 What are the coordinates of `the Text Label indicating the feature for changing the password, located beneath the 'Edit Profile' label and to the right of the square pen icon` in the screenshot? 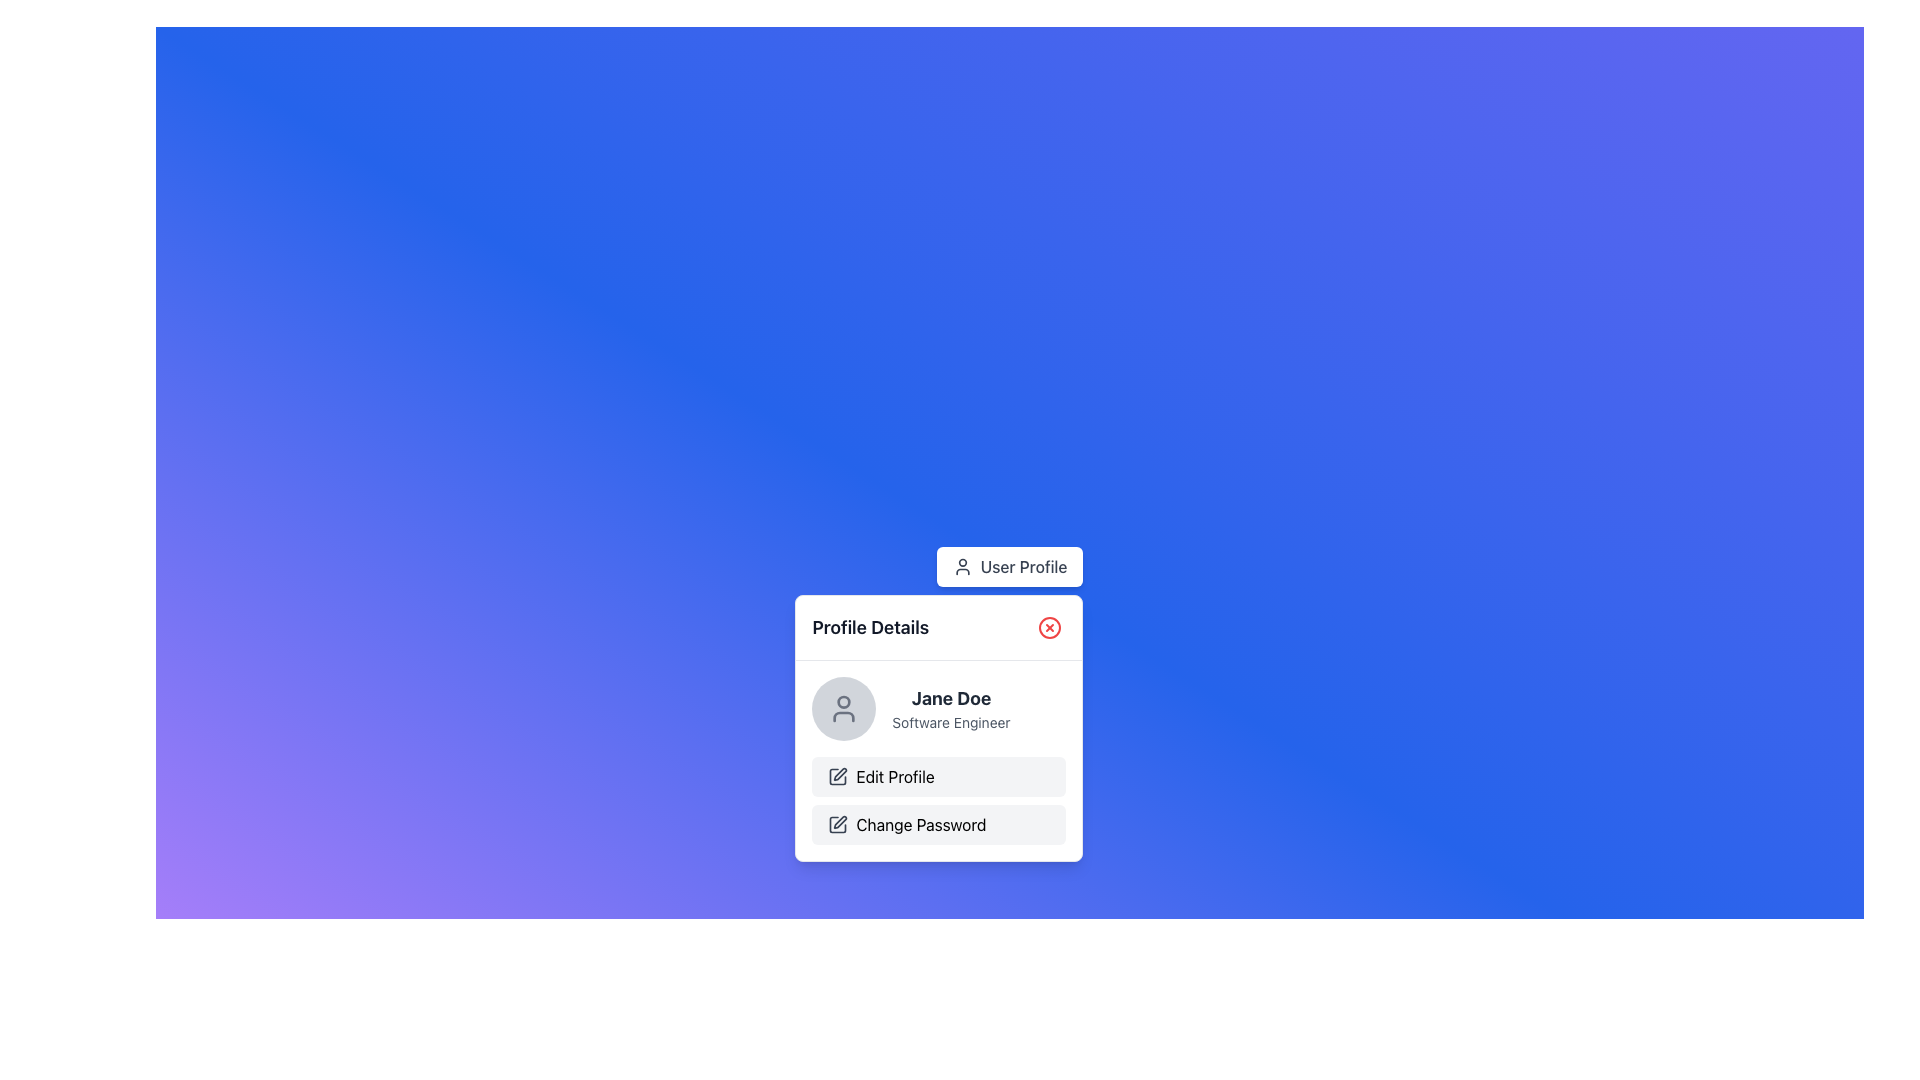 It's located at (920, 825).